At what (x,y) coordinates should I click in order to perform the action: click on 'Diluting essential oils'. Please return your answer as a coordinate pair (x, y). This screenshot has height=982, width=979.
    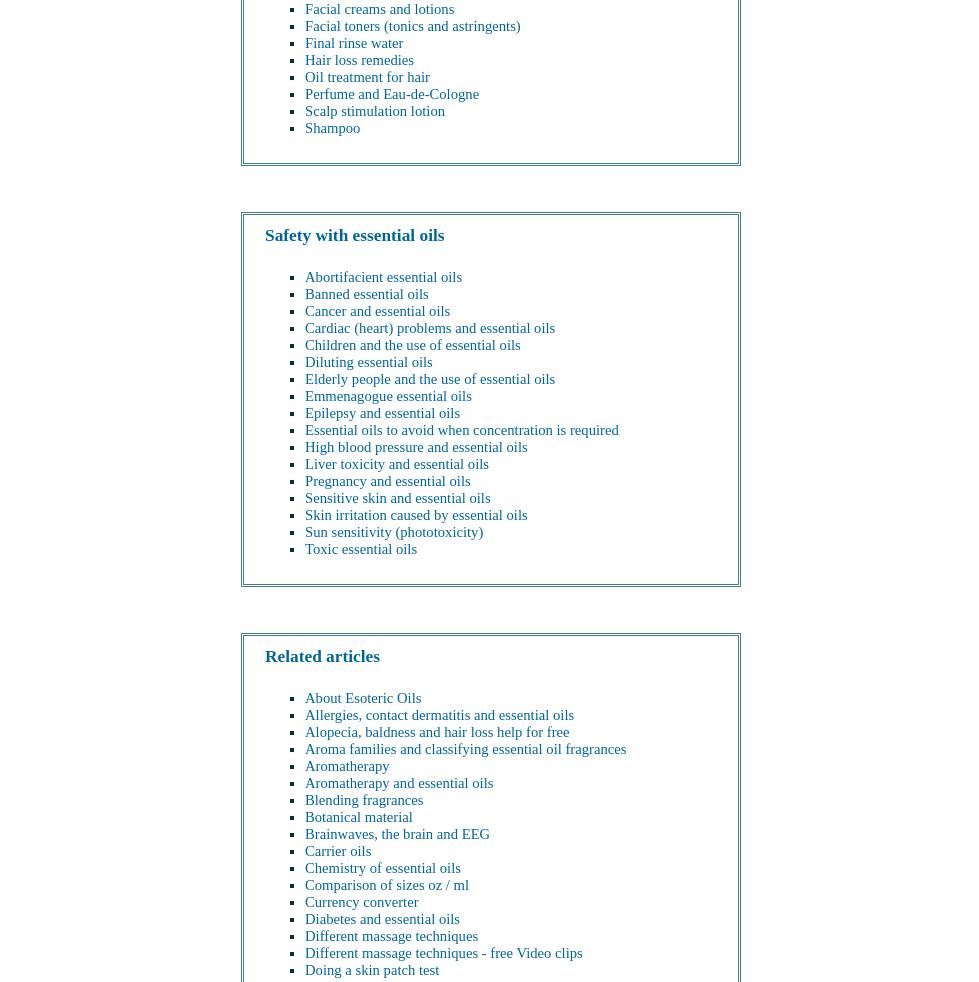
    Looking at the image, I should click on (368, 361).